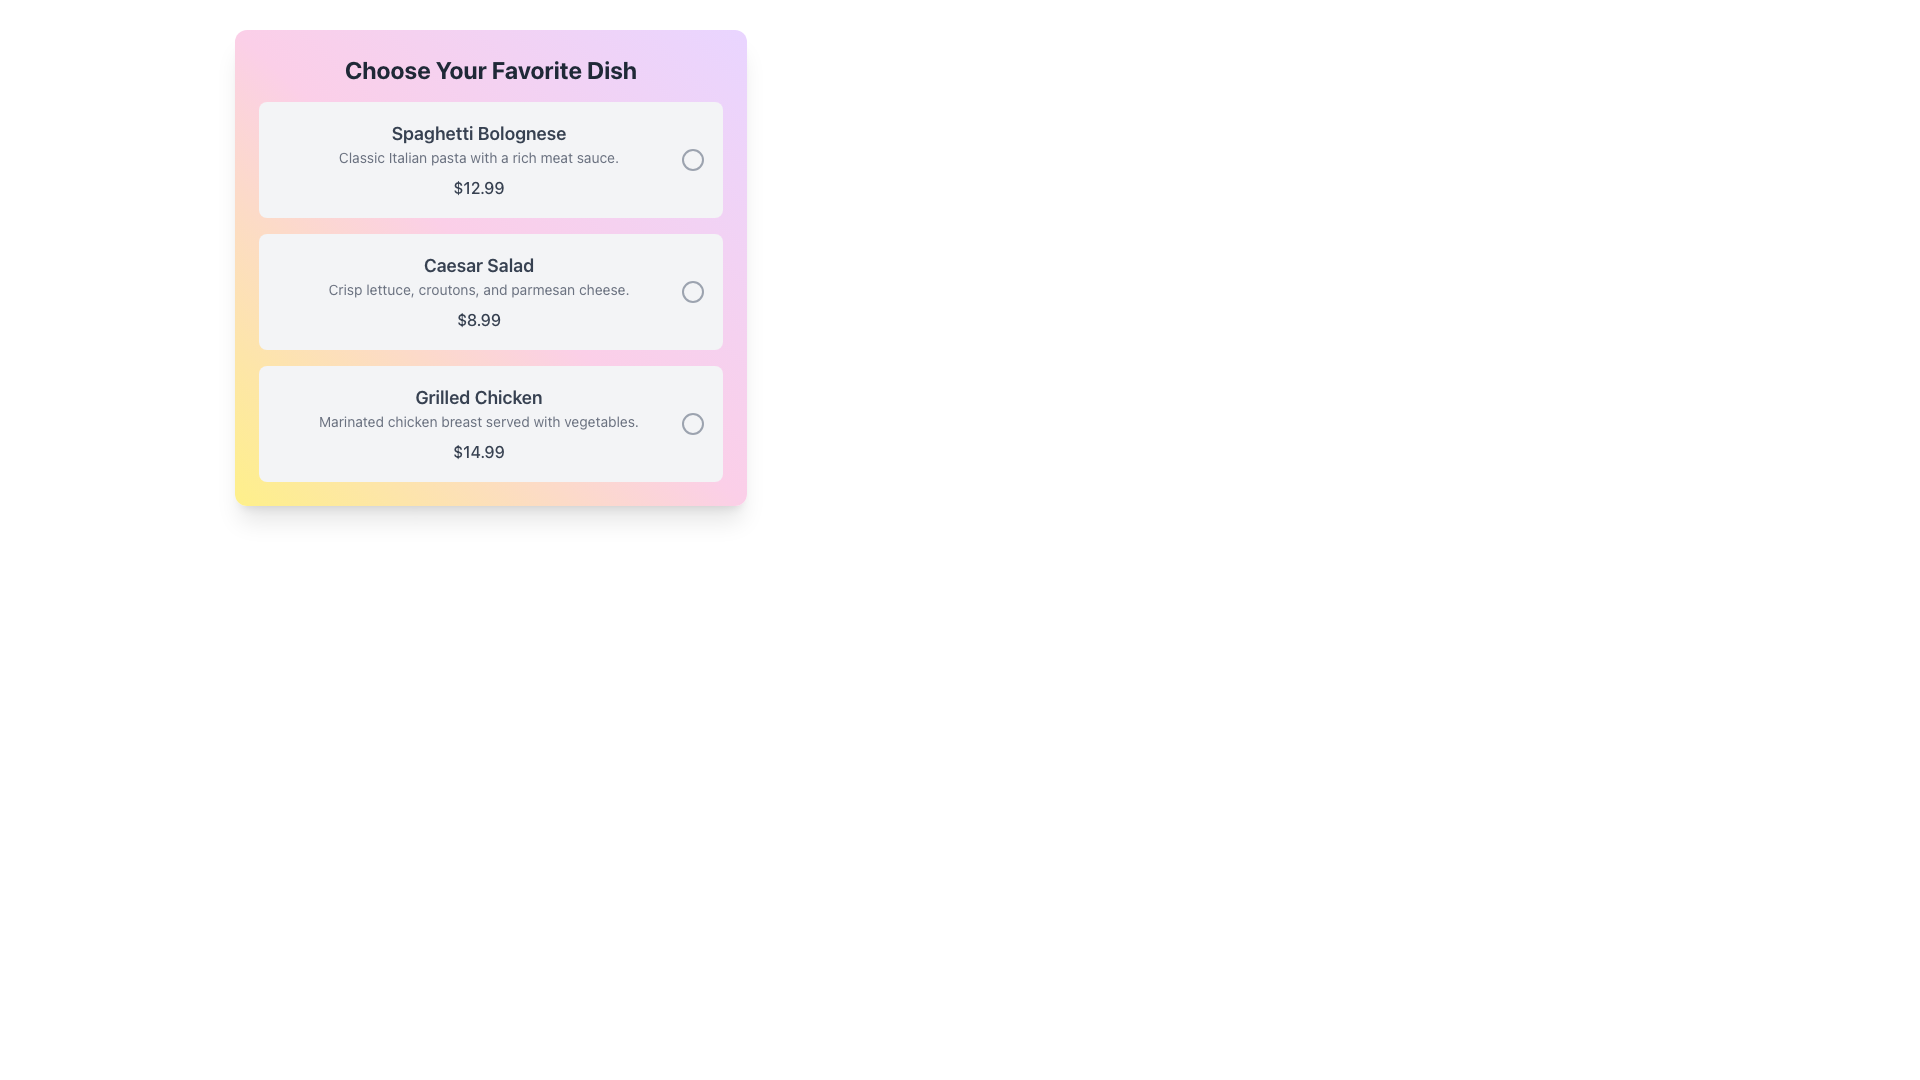 Image resolution: width=1920 pixels, height=1080 pixels. What do you see at coordinates (490, 68) in the screenshot?
I see `the Text header located at the top of the central panel that introduces the list of favorite dish options` at bounding box center [490, 68].